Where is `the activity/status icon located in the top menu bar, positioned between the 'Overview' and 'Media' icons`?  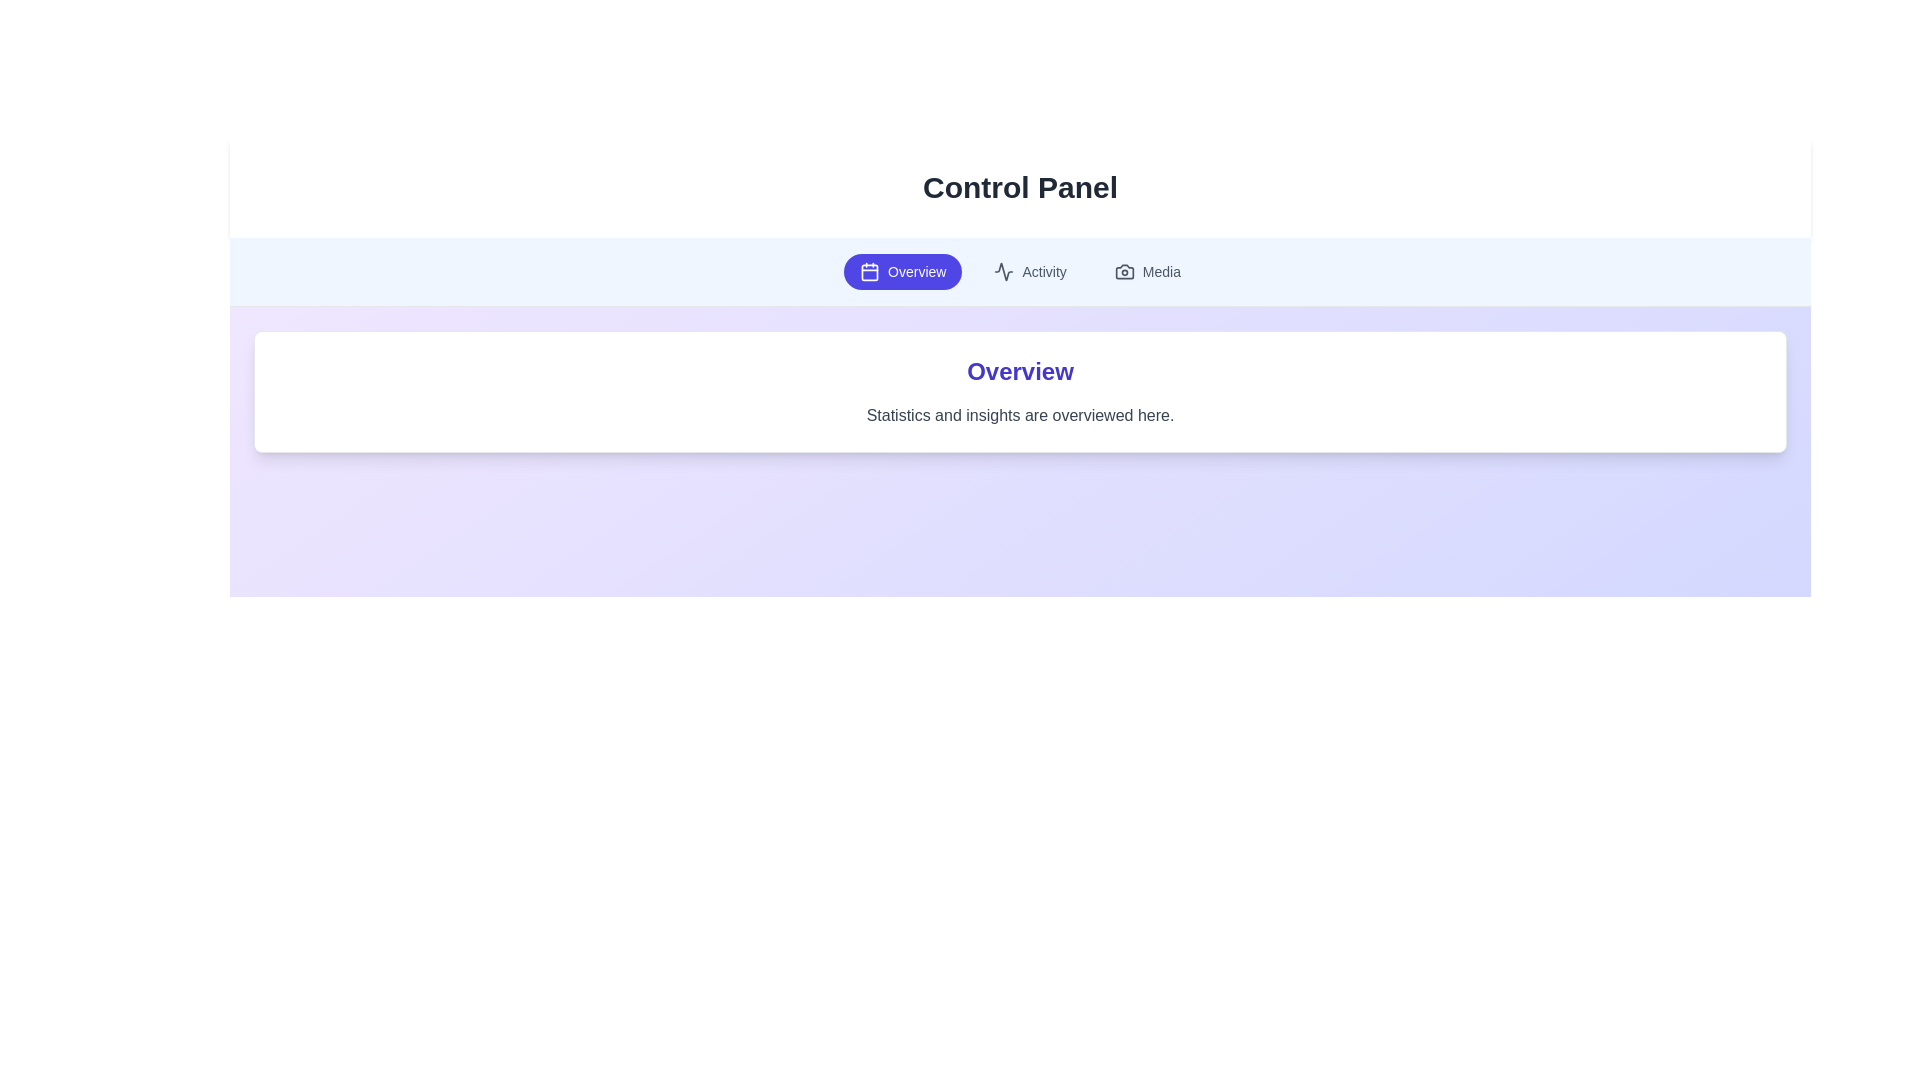
the activity/status icon located in the top menu bar, positioned between the 'Overview' and 'Media' icons is located at coordinates (1004, 272).